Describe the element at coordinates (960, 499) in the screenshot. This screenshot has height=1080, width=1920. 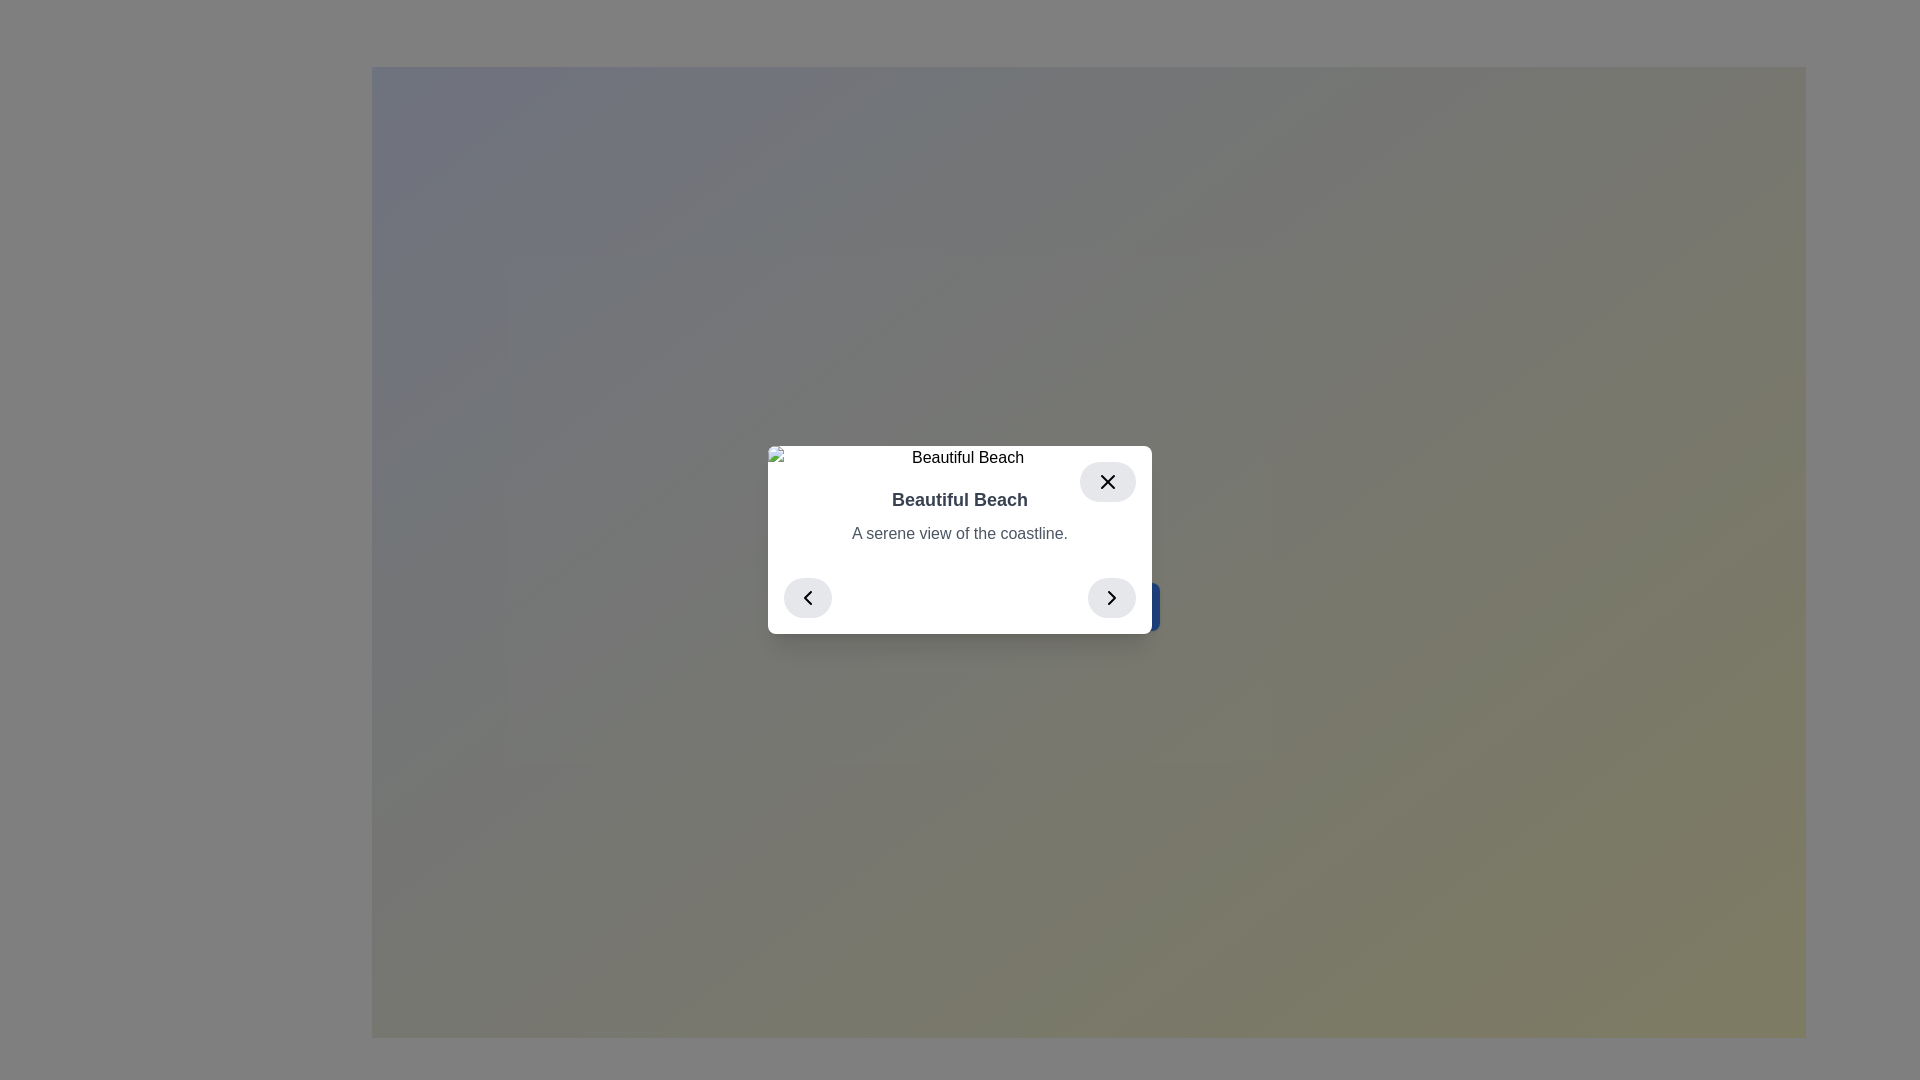
I see `the 'Beautiful Beach' text label, which is styled in bold and dark gray color, located at the top of a small dialog box with a white background` at that location.